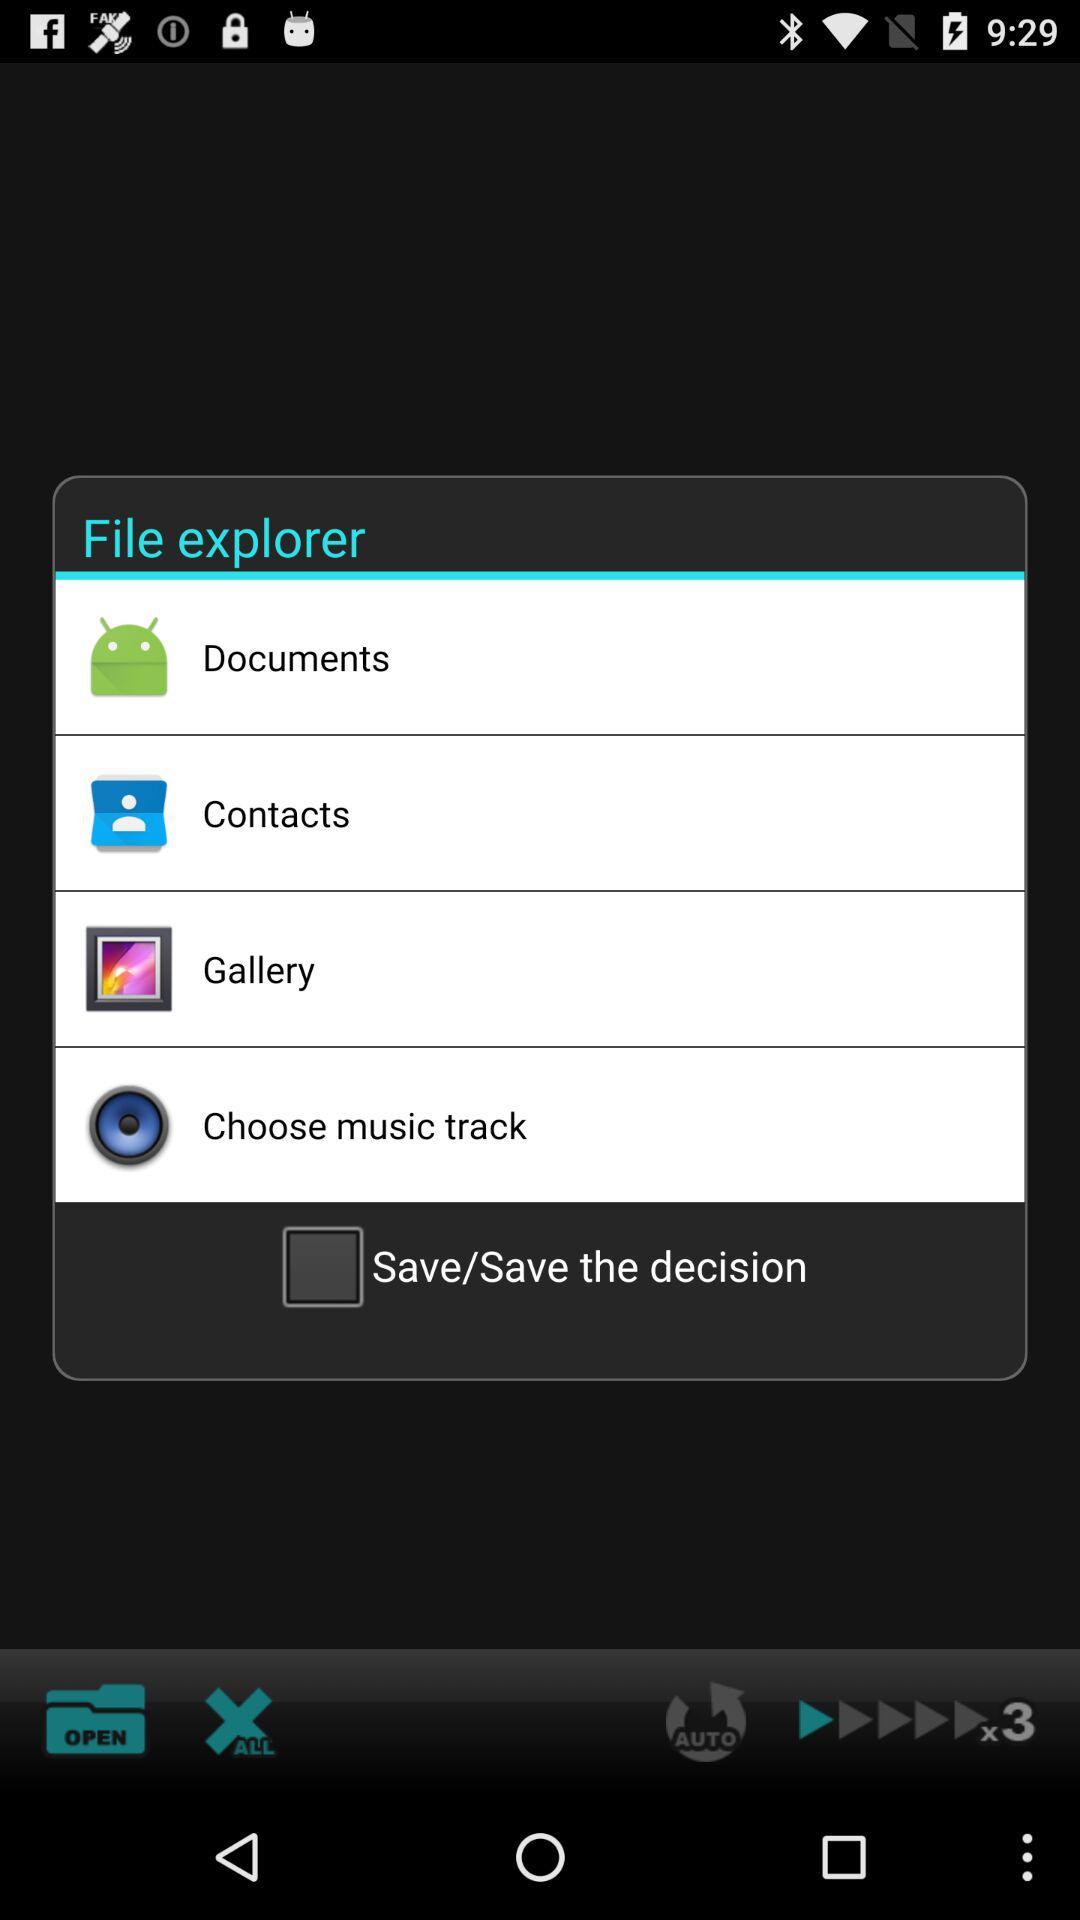  I want to click on the app above contacts app, so click(586, 657).